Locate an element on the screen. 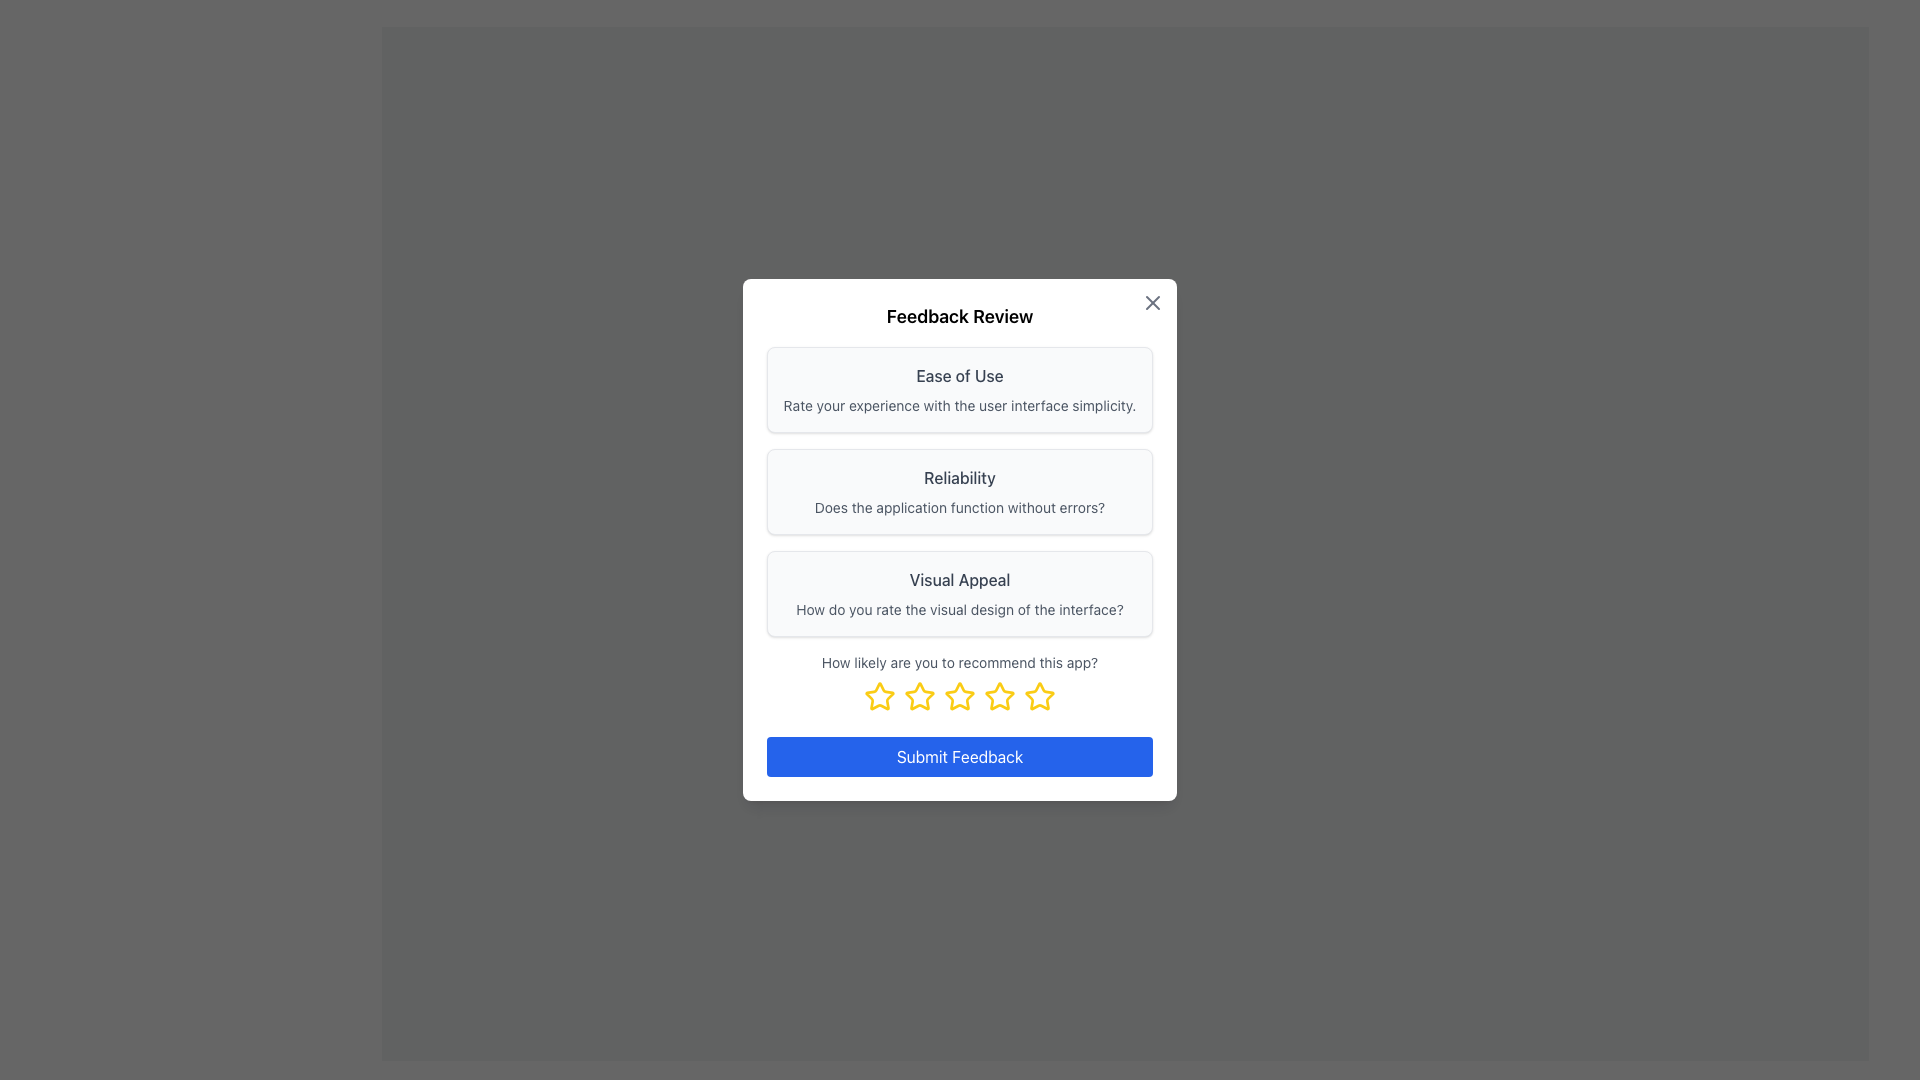  the second star icon in the star-based rating system located at the bottom of the feedback review panel is located at coordinates (919, 696).